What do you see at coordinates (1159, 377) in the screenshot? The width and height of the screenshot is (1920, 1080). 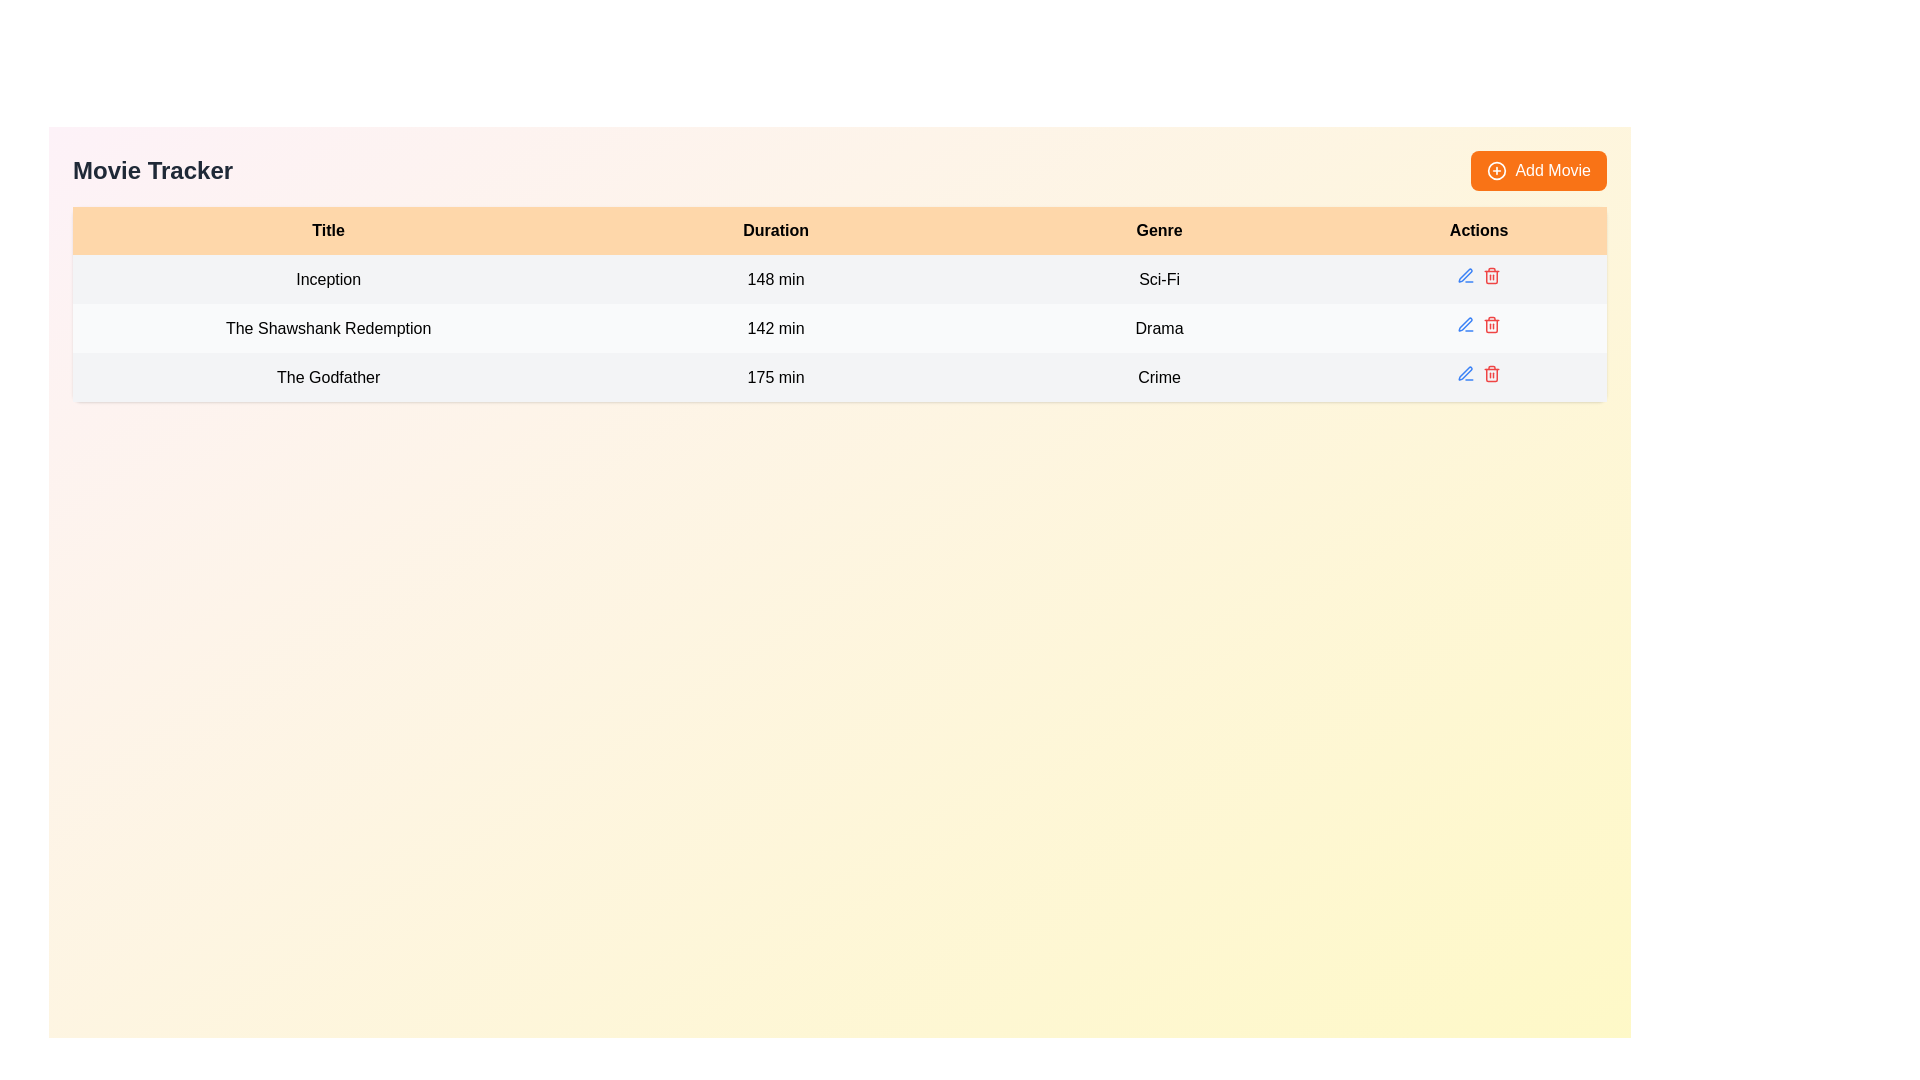 I see `the static text label displaying 'Crime', which is located in the third column of the last row under the 'Genre' header for the movie 'The Godfather'` at bounding box center [1159, 377].